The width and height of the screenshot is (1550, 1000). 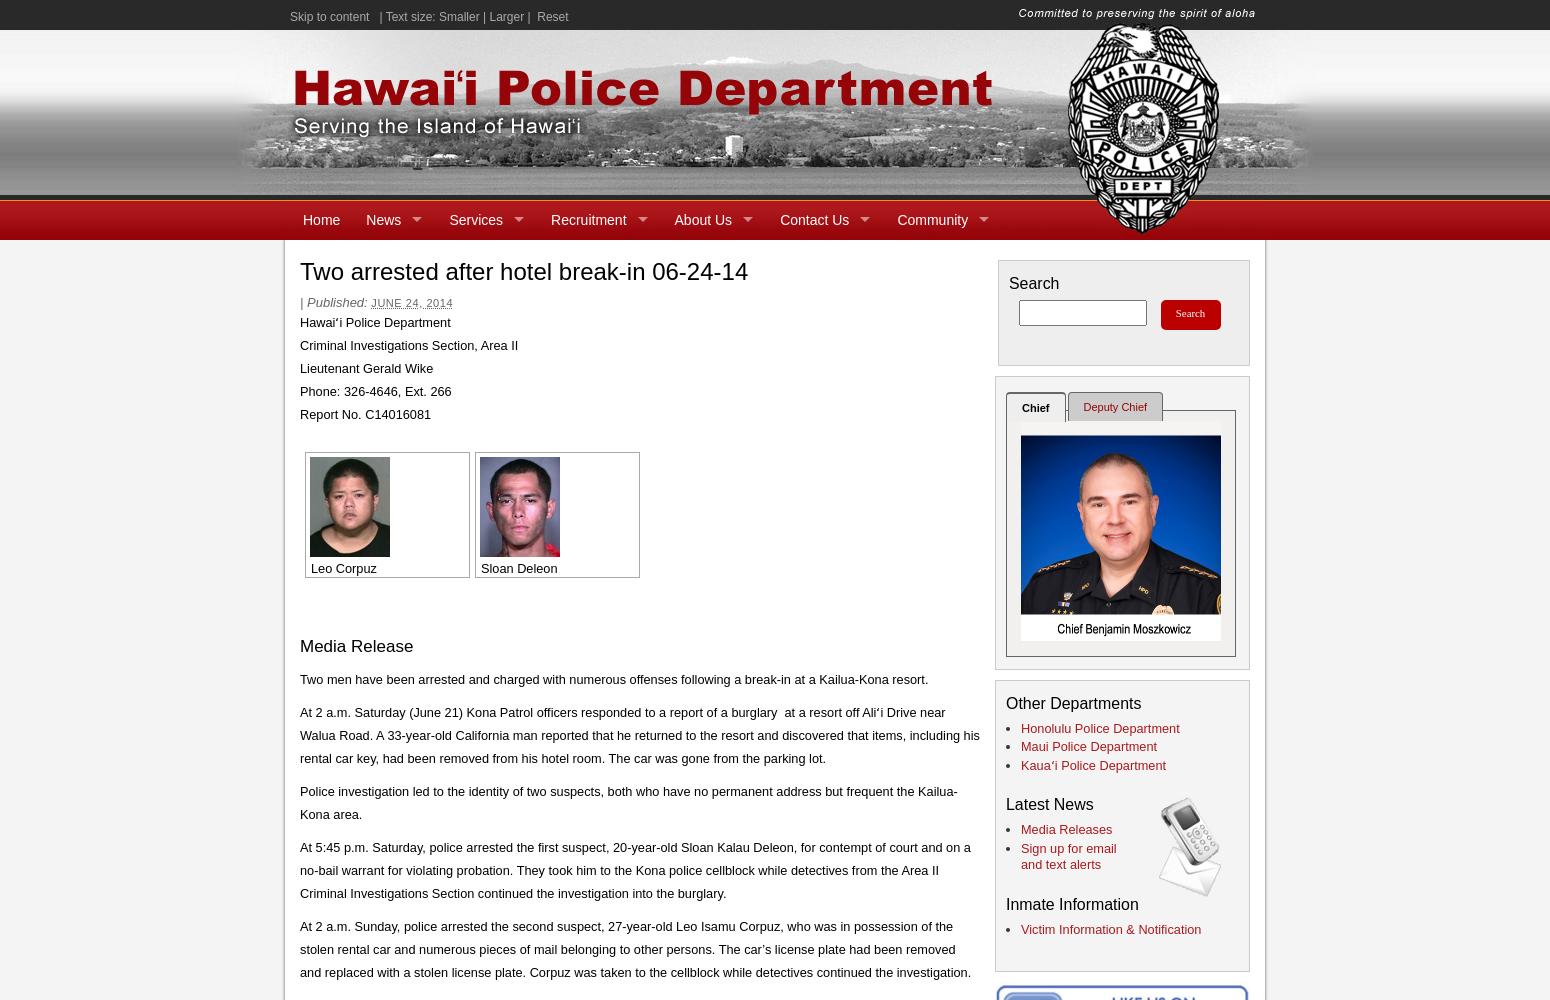 What do you see at coordinates (1099, 726) in the screenshot?
I see `'Honolulu Police Department'` at bounding box center [1099, 726].